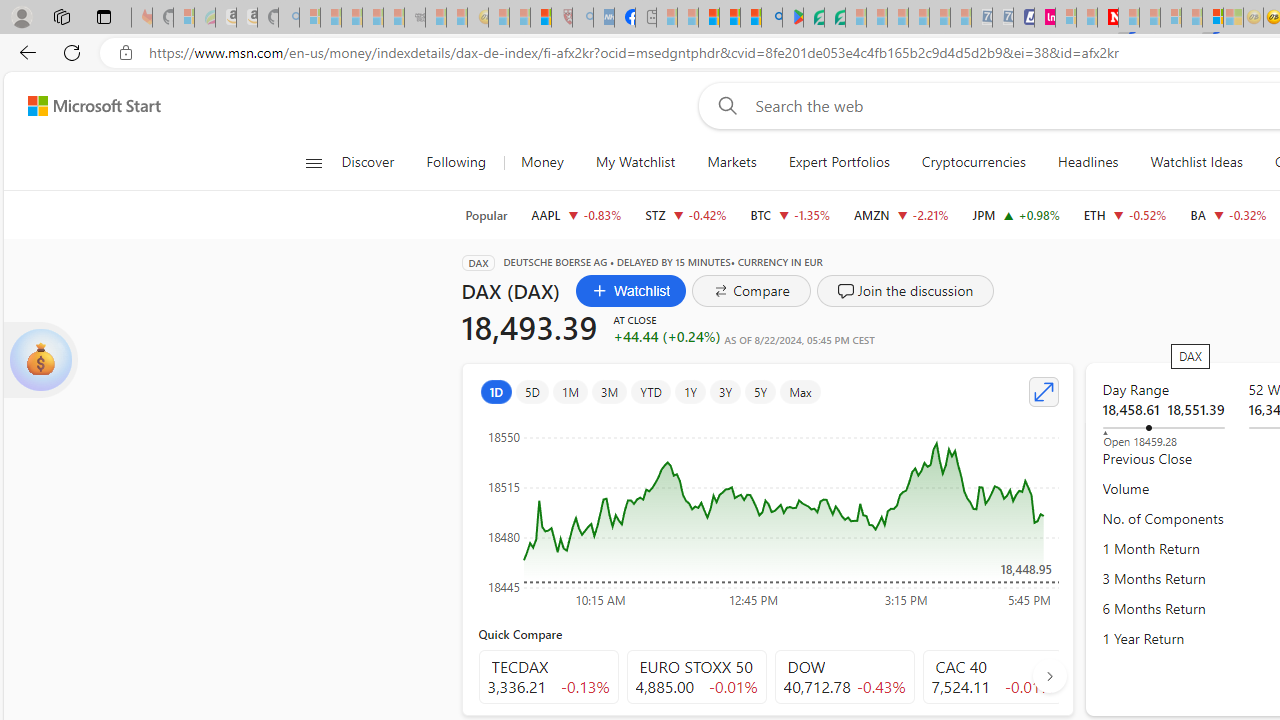  Describe the element at coordinates (634, 162) in the screenshot. I see `'My Watchlist'` at that location.